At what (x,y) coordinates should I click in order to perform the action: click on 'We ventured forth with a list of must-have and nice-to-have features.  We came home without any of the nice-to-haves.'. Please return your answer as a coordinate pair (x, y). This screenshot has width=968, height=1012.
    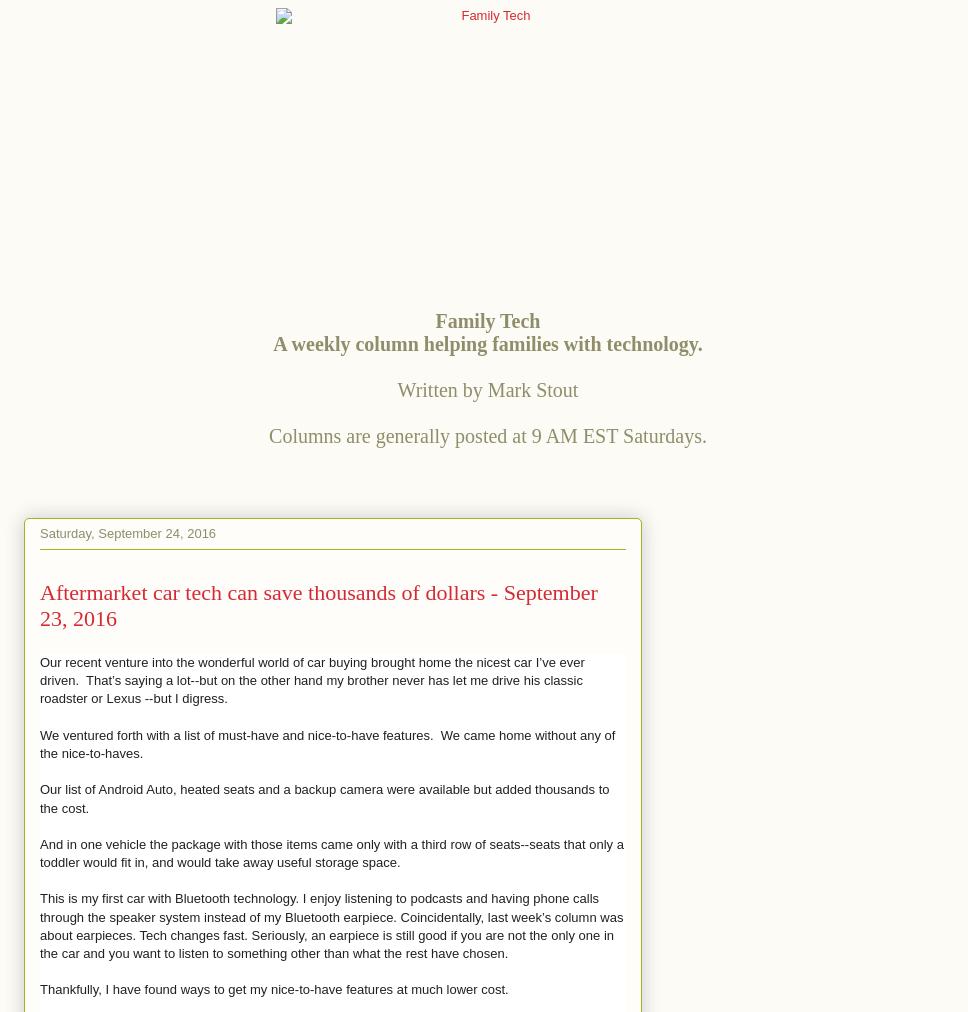
    Looking at the image, I should click on (327, 743).